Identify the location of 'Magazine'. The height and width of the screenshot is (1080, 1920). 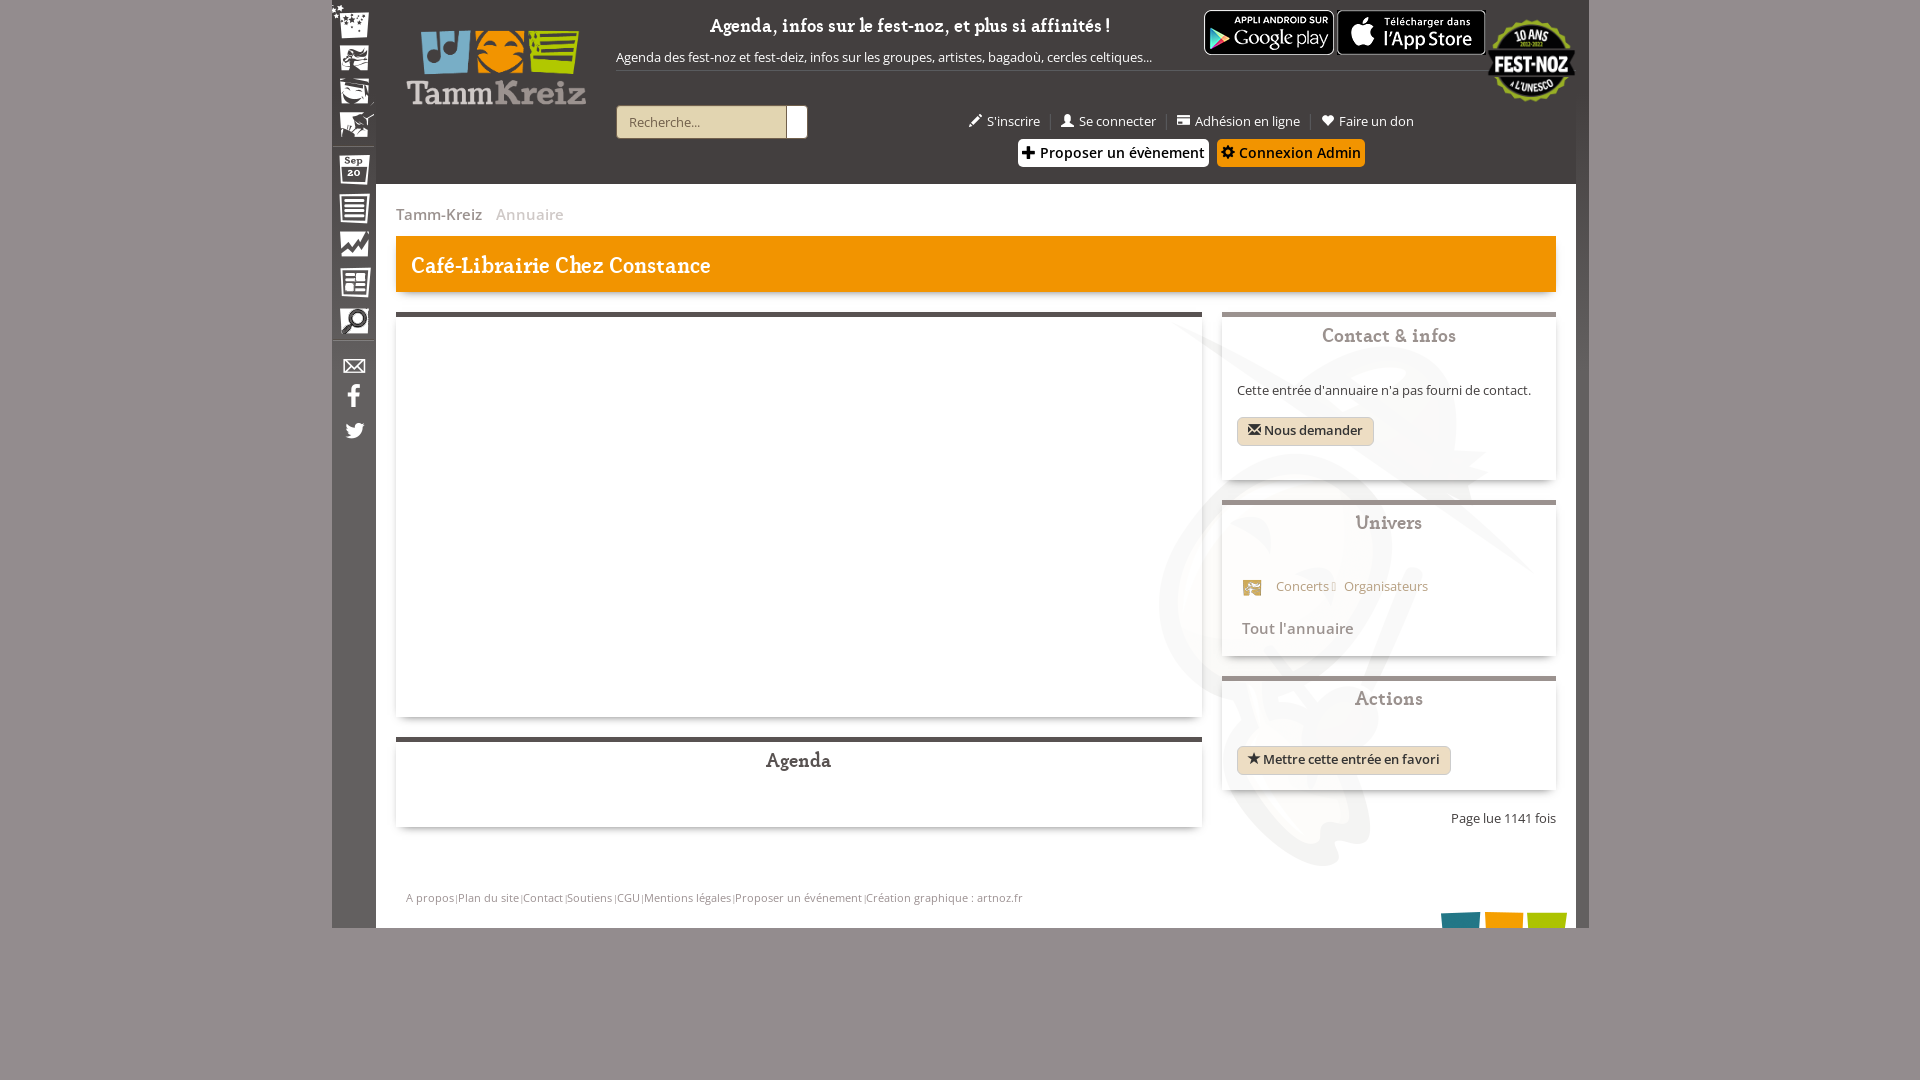
(331, 285).